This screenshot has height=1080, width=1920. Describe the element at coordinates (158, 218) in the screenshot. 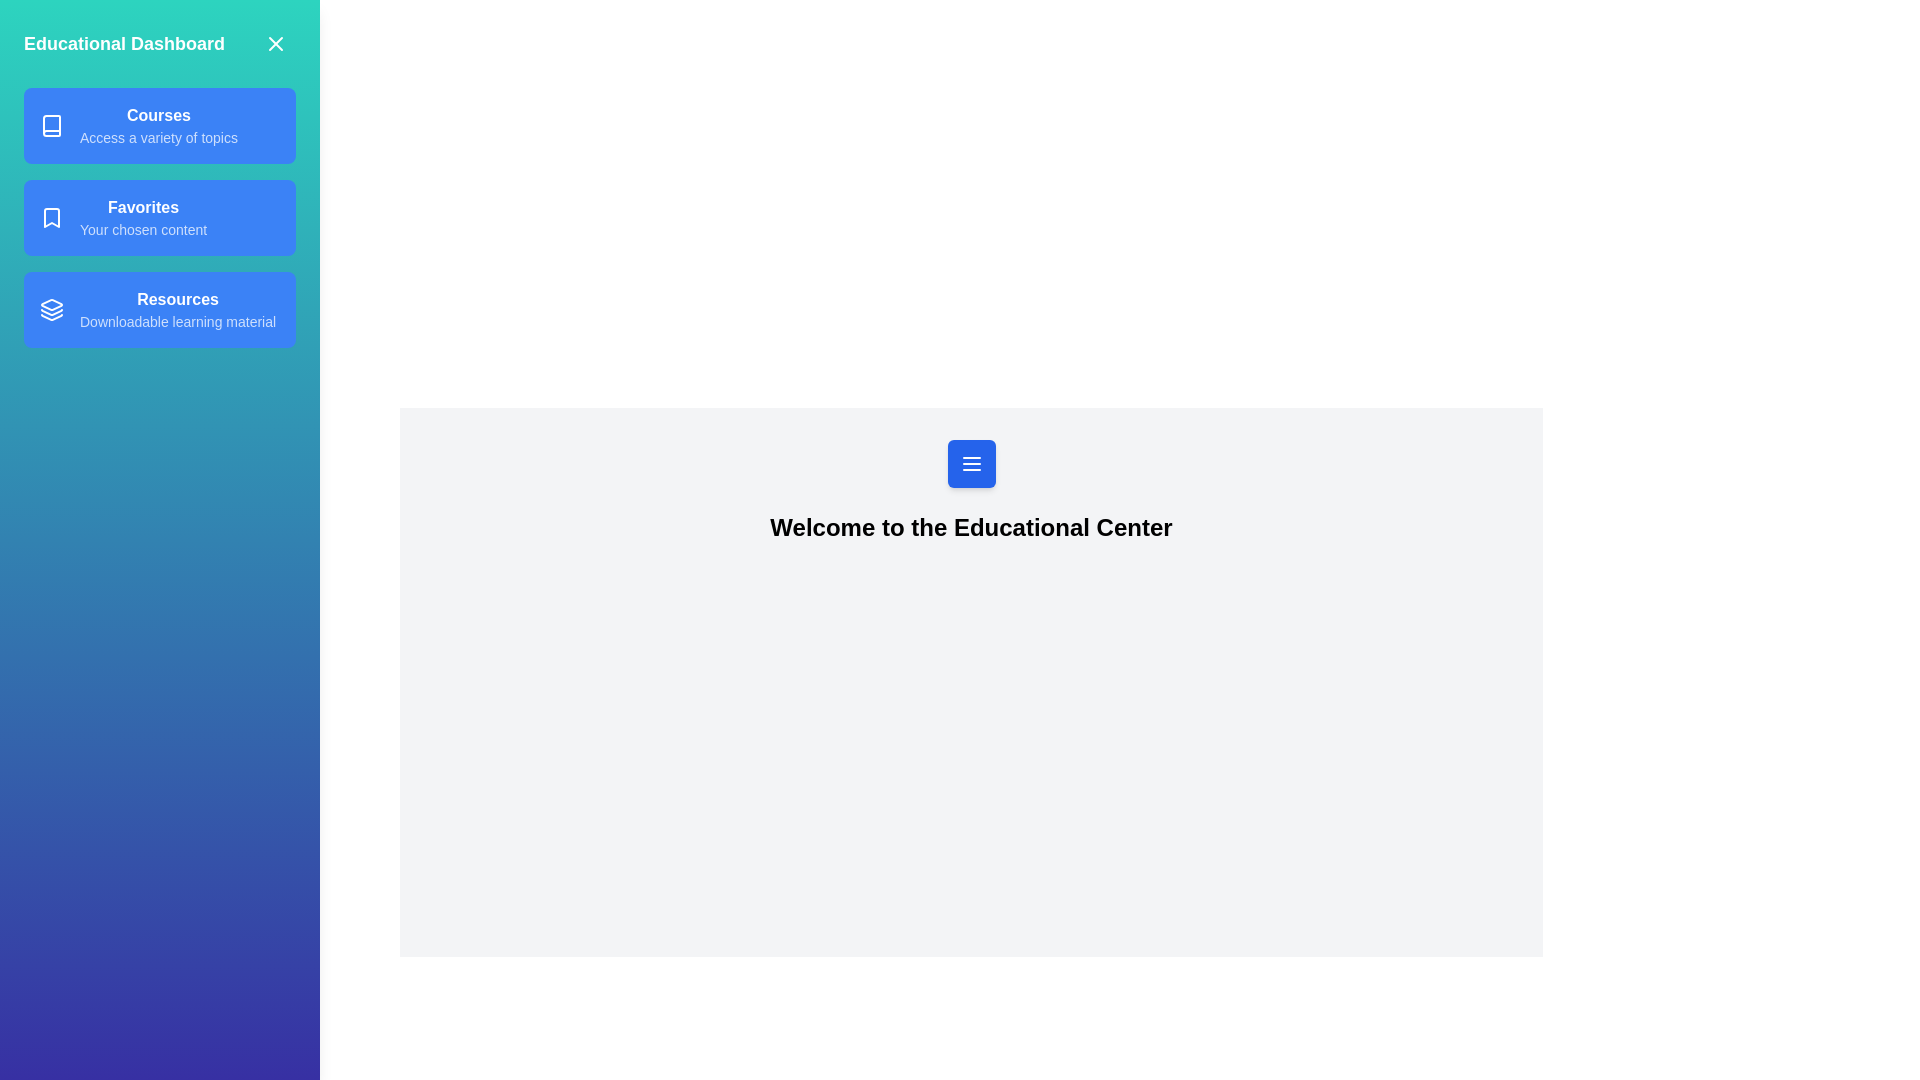

I see `the text in the specified section: Favorites` at that location.